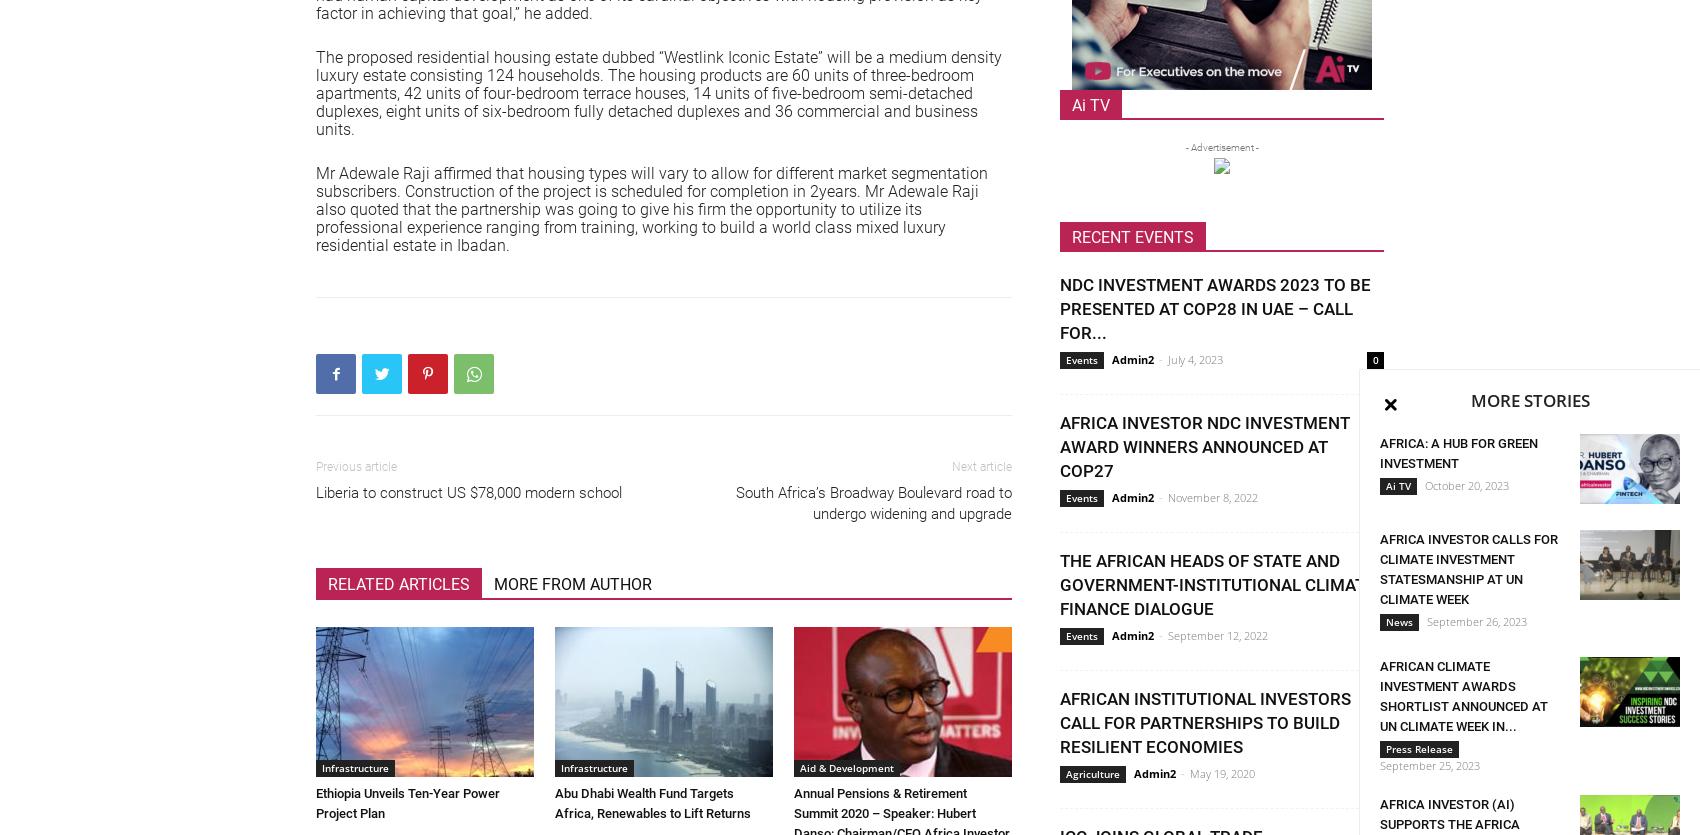  I want to click on 'Liberia to construct US $78,000 modern school', so click(316, 491).